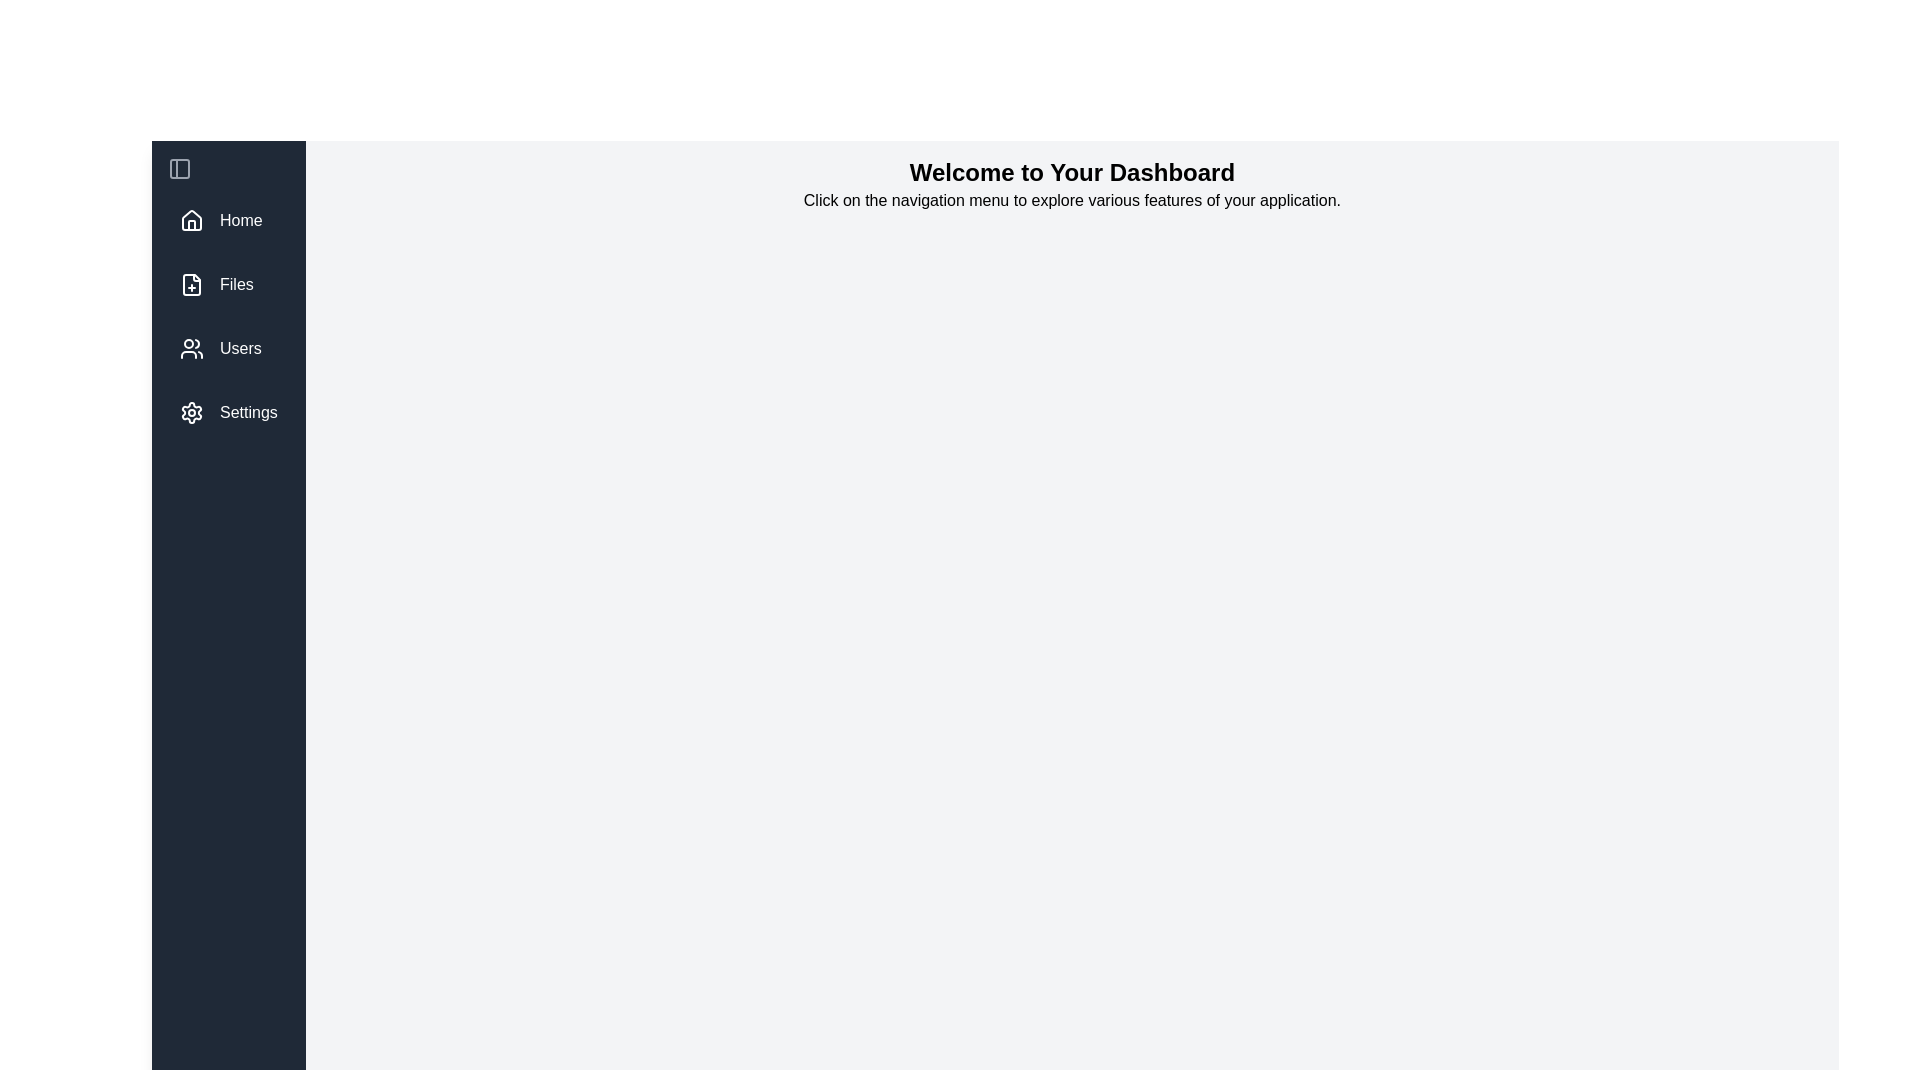 Image resolution: width=1920 pixels, height=1080 pixels. What do you see at coordinates (236, 285) in the screenshot?
I see `the 'Files' label in the navigation menu, which is positioned to the right of the file icon and is the second menu option` at bounding box center [236, 285].